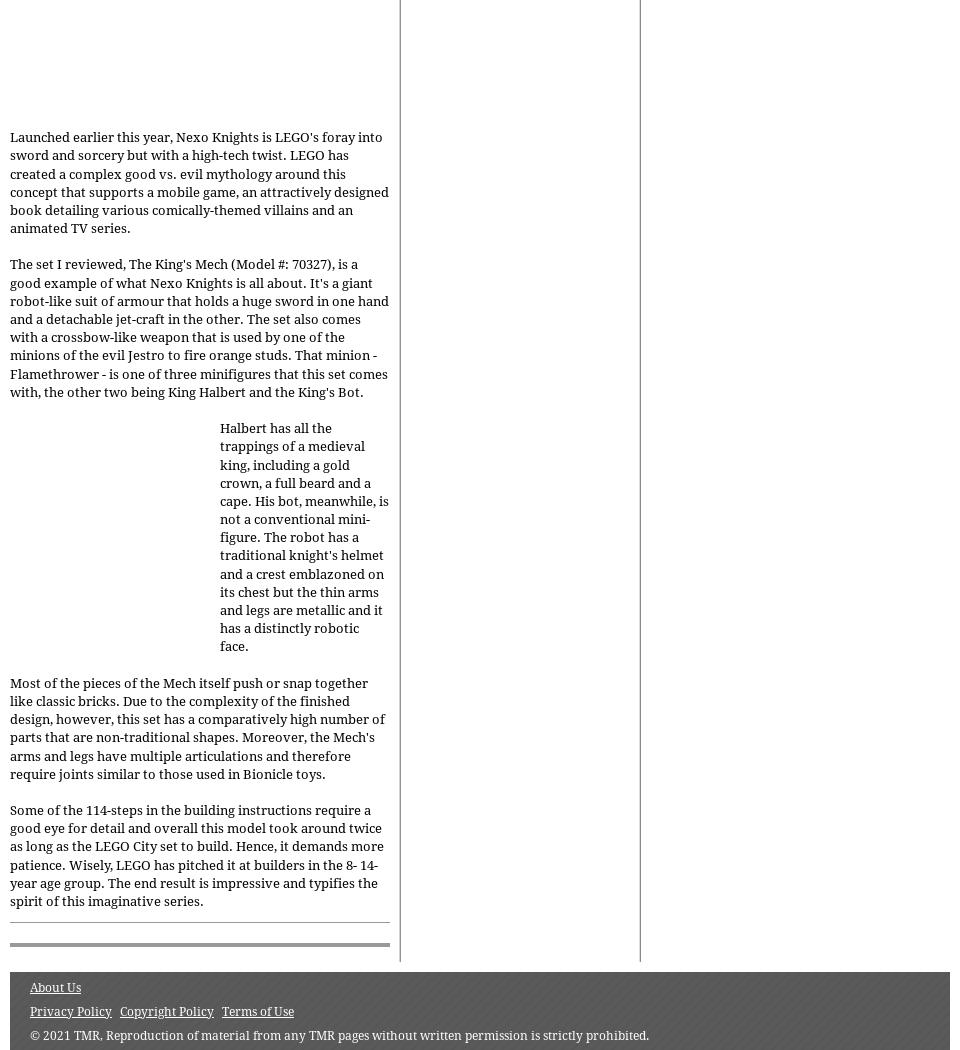 The width and height of the screenshot is (960, 1050). I want to click on 'Some of the 114-steps in the building instructions require a good eye for detail and overall this model took around twice as long as the LEGO City set to build. Hence, it demands more patience. Wisely, LEGO has pitched it at builders in the 8- 14-year age group. The end result is impressive and typifies the spirit of this imaginative series.', so click(196, 855).